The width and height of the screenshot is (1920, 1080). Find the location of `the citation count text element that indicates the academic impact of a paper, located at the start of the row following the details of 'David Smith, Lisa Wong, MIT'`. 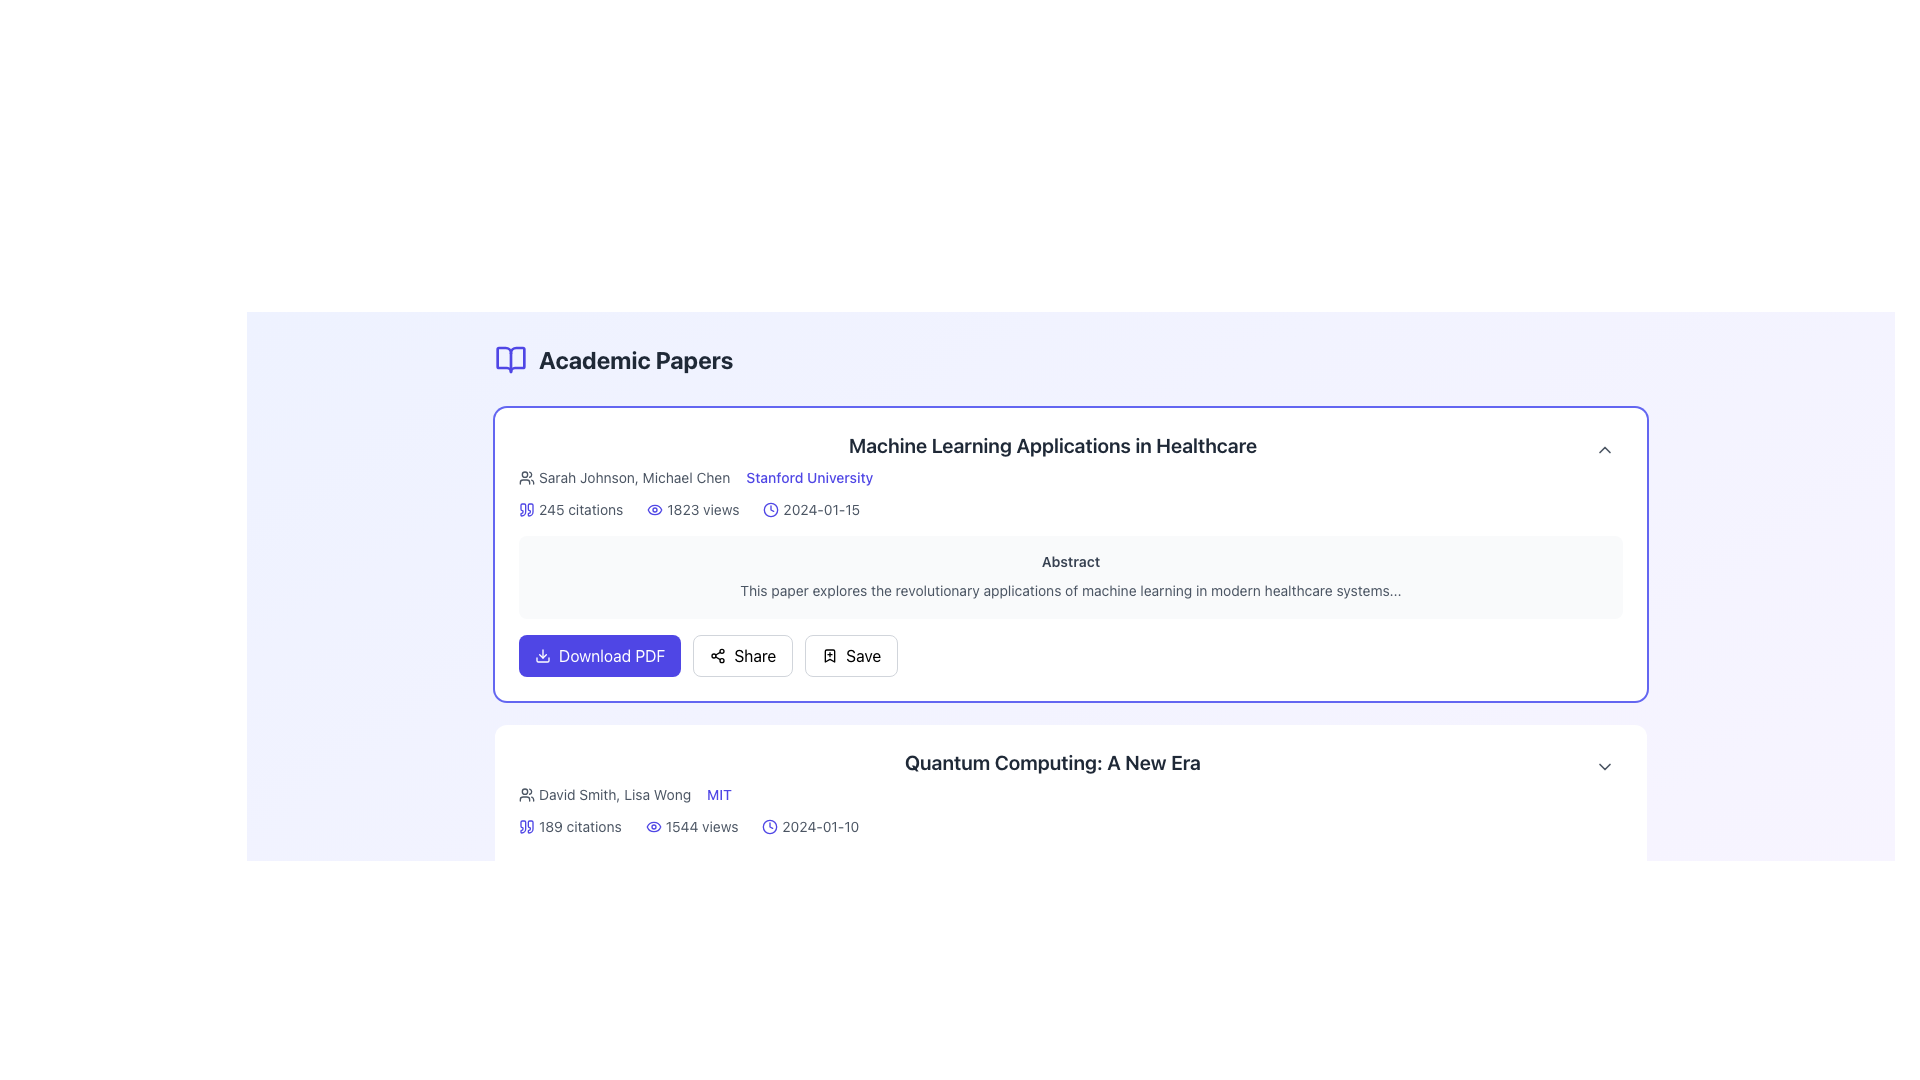

the citation count text element that indicates the academic impact of a paper, located at the start of the row following the details of 'David Smith, Lisa Wong, MIT' is located at coordinates (569, 826).